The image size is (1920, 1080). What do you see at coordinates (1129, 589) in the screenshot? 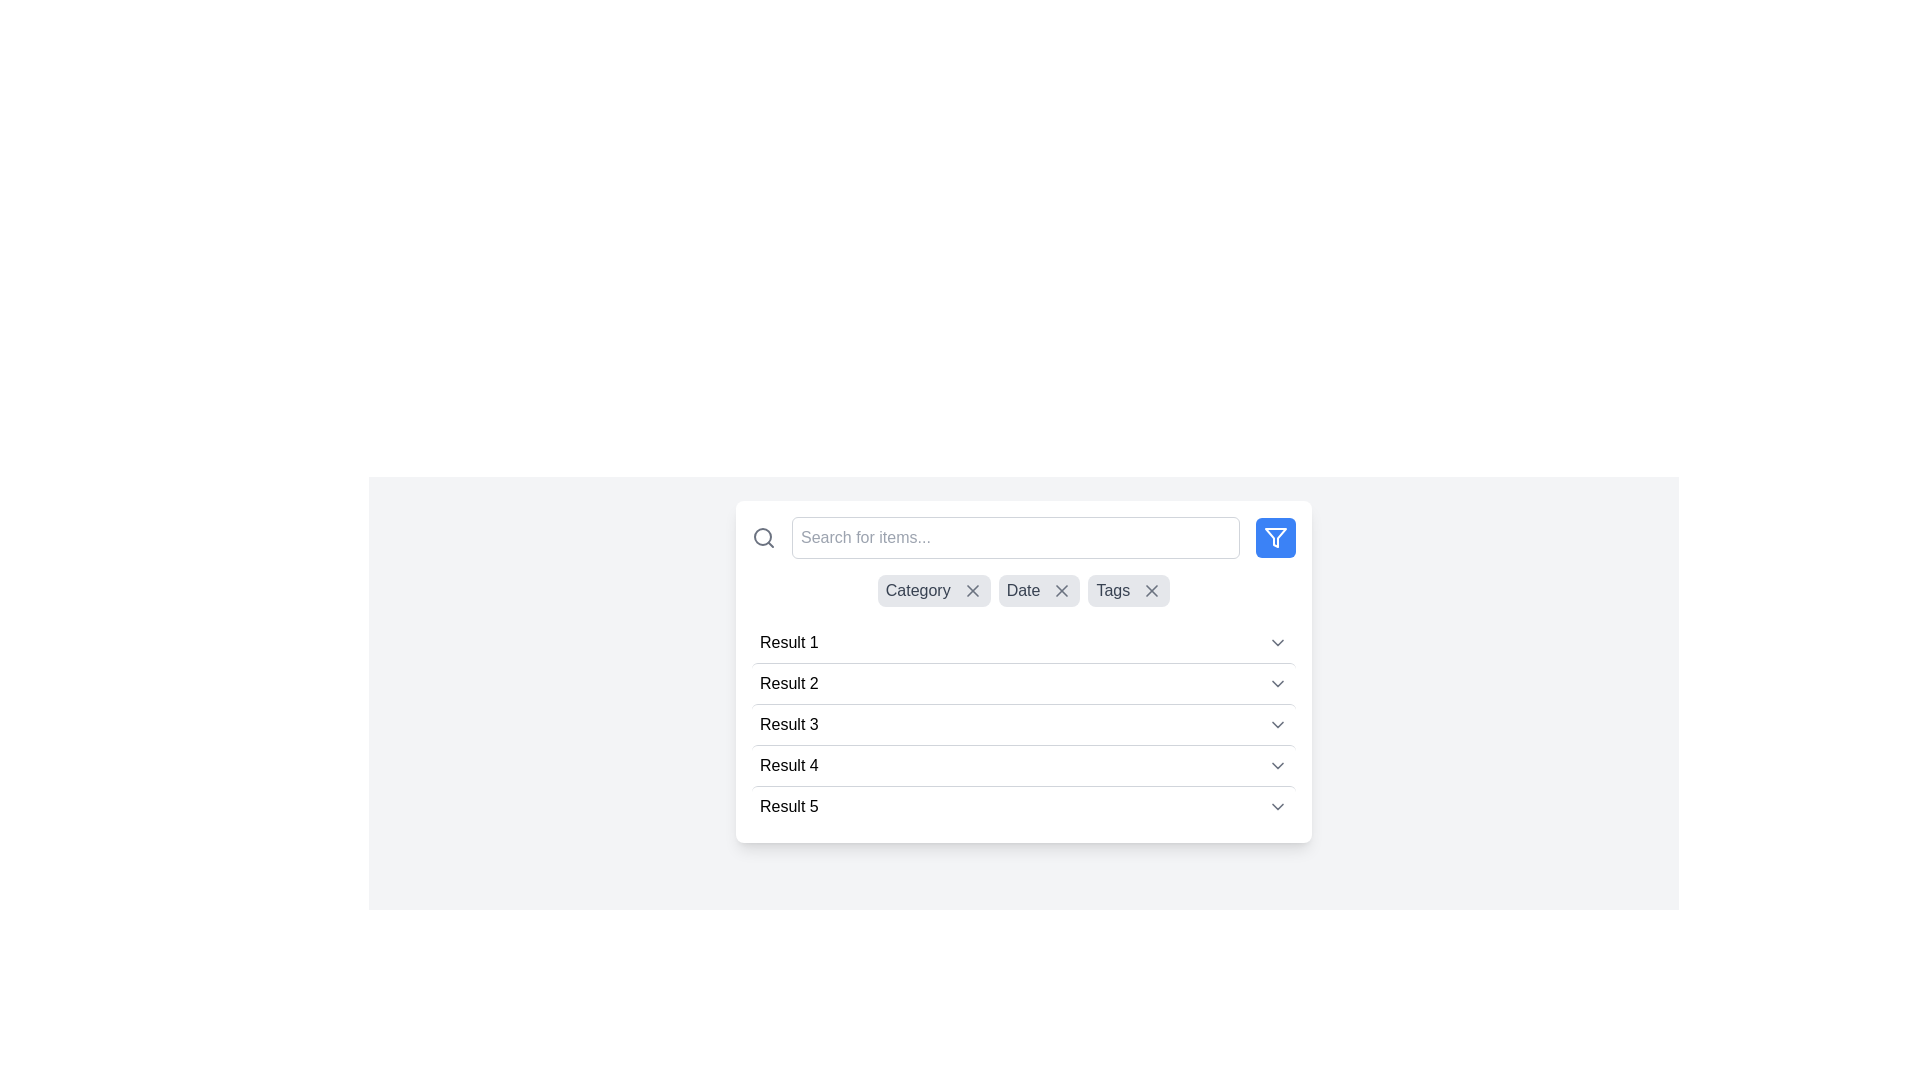
I see `the 'Tags' pill filter with close button` at bounding box center [1129, 589].